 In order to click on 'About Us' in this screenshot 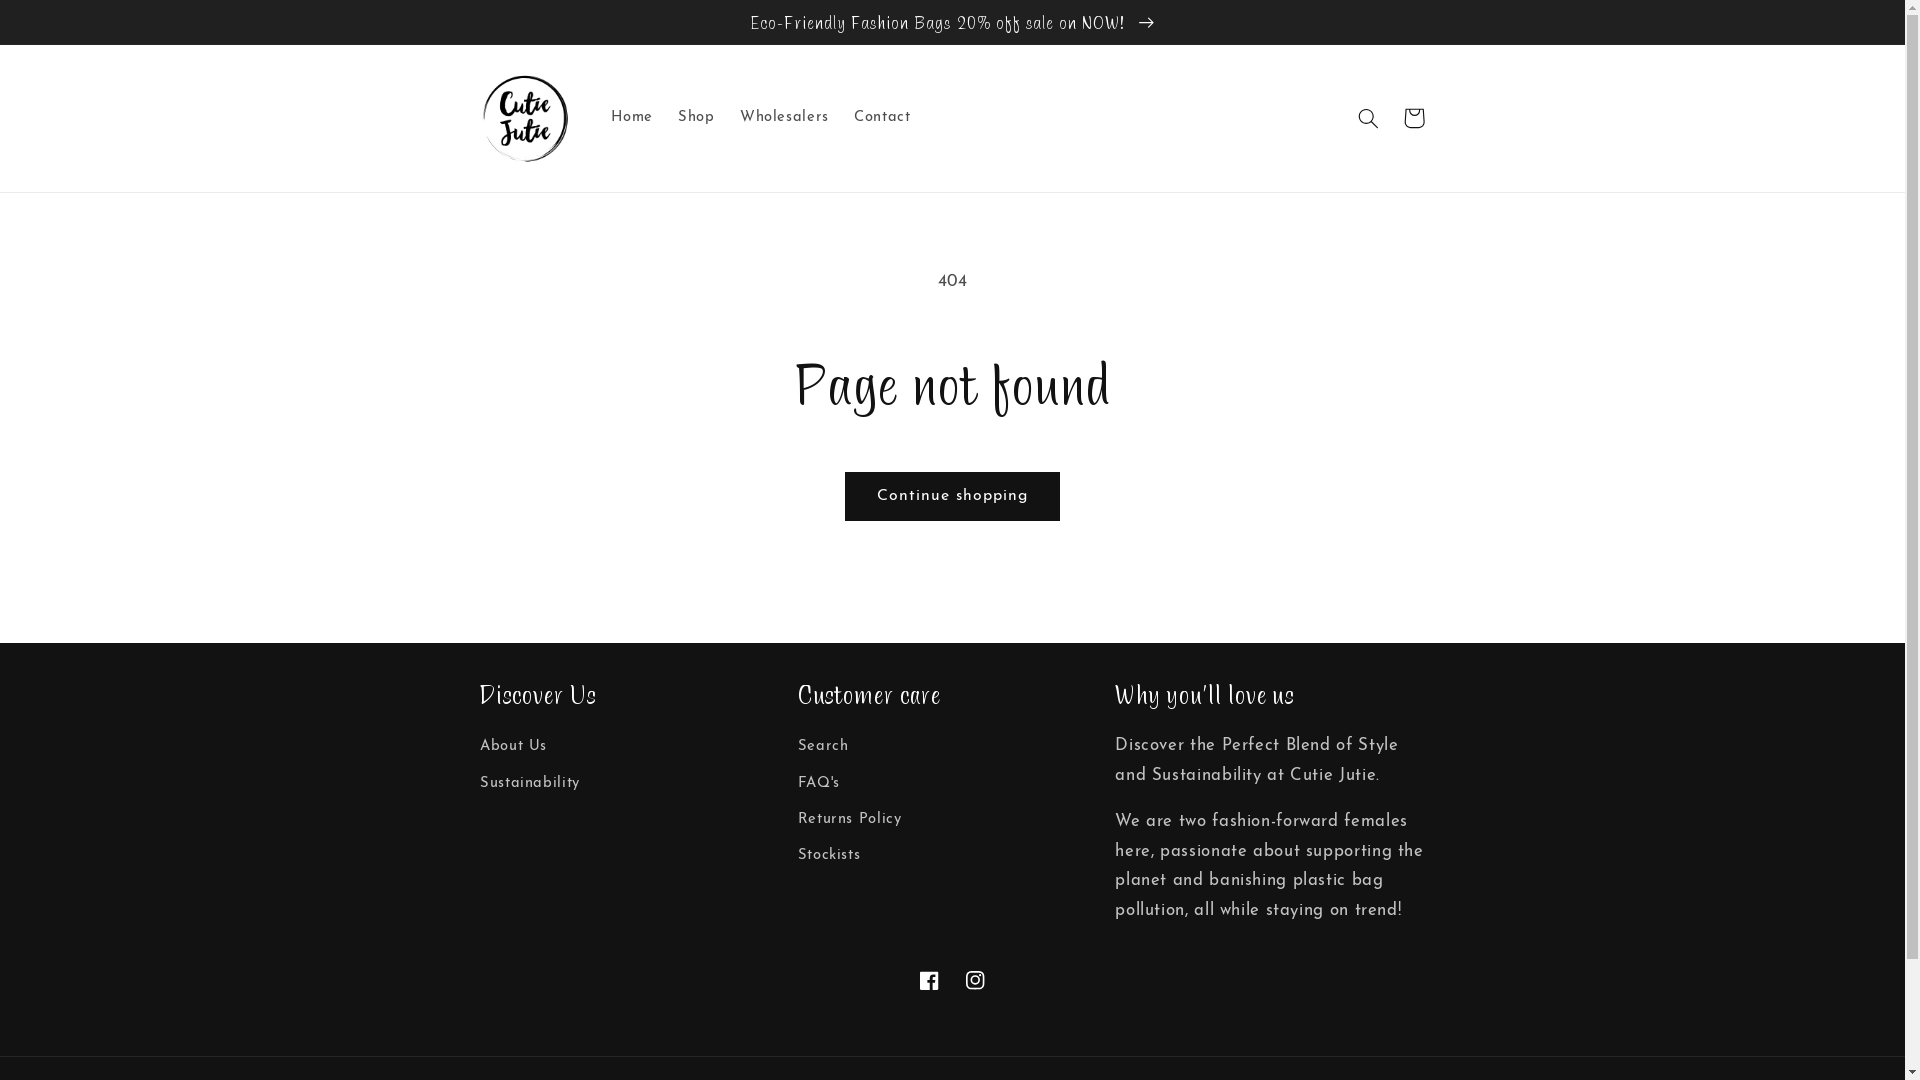, I will do `click(480, 749)`.